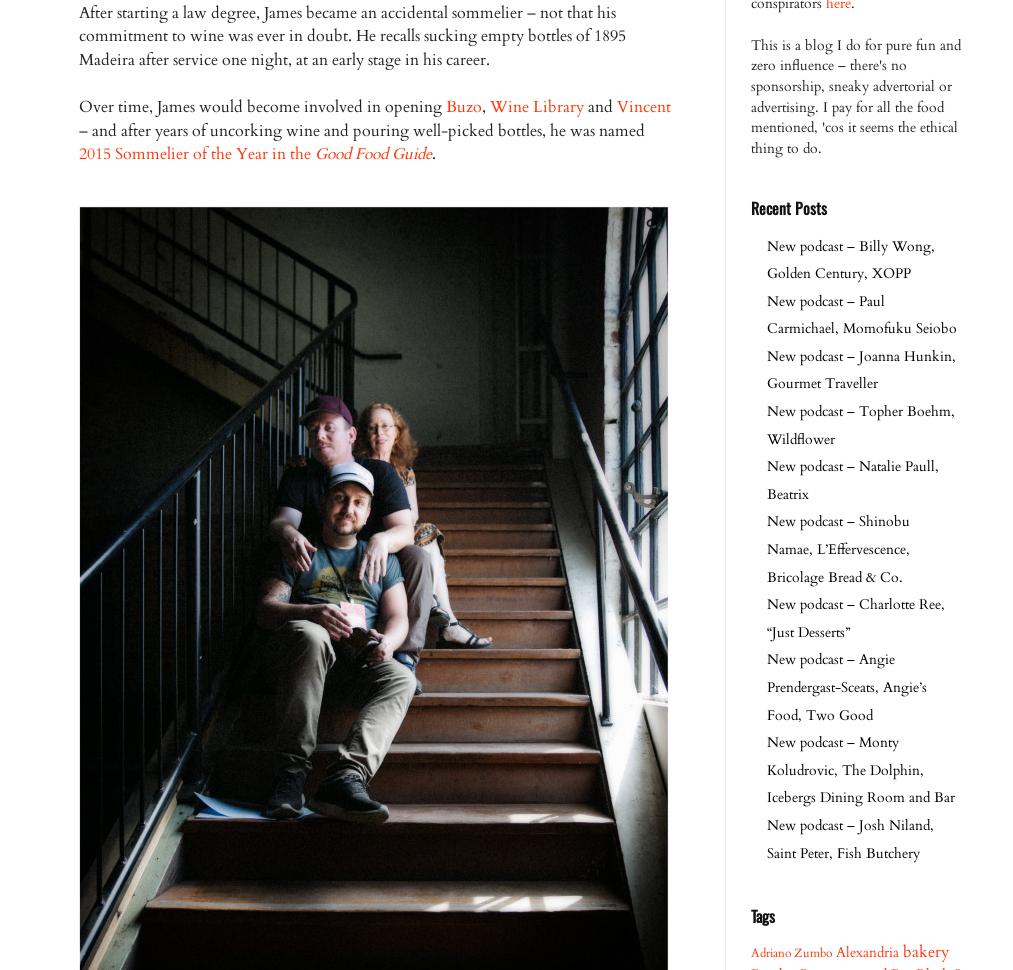  I want to click on 'and', so click(600, 106).